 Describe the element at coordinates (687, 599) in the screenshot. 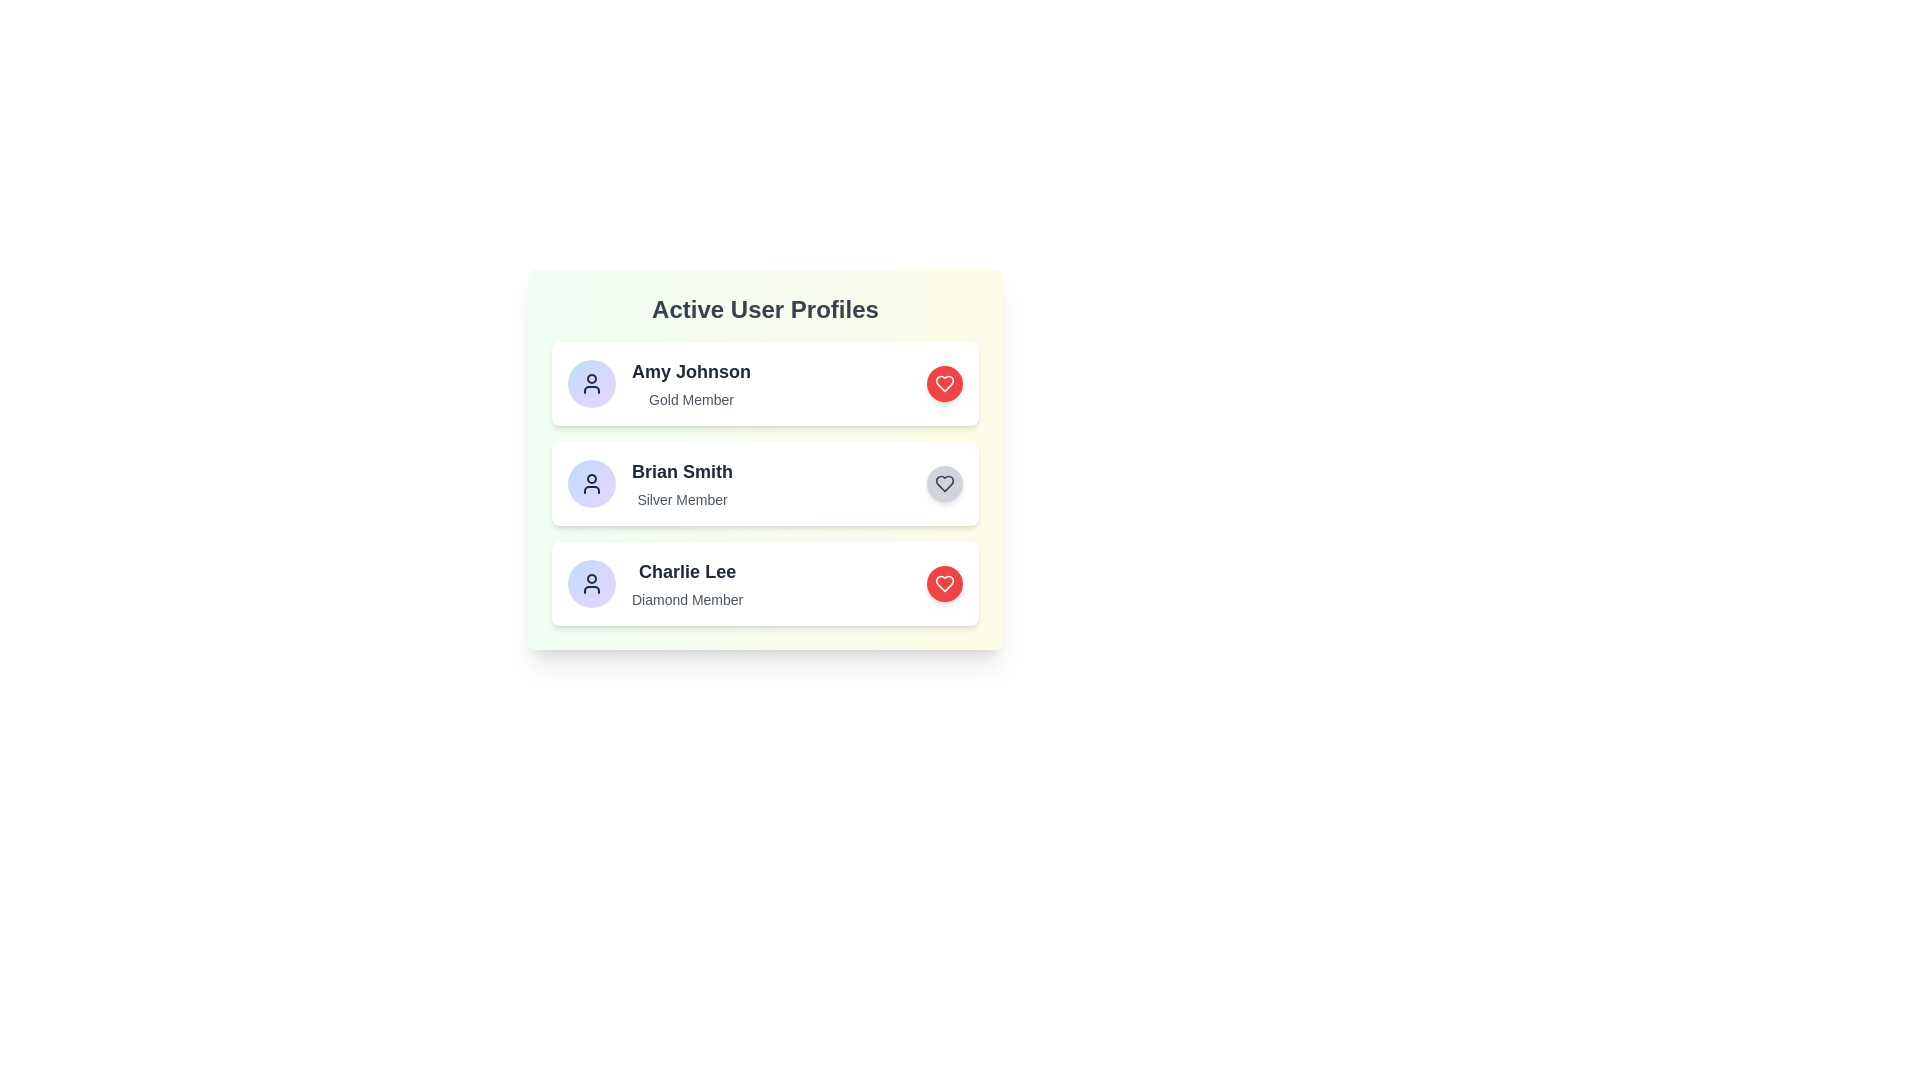

I see `the 'Diamond Member' text label, which is a small gray font label located below the username 'Charlie Lee' in the user card` at that location.